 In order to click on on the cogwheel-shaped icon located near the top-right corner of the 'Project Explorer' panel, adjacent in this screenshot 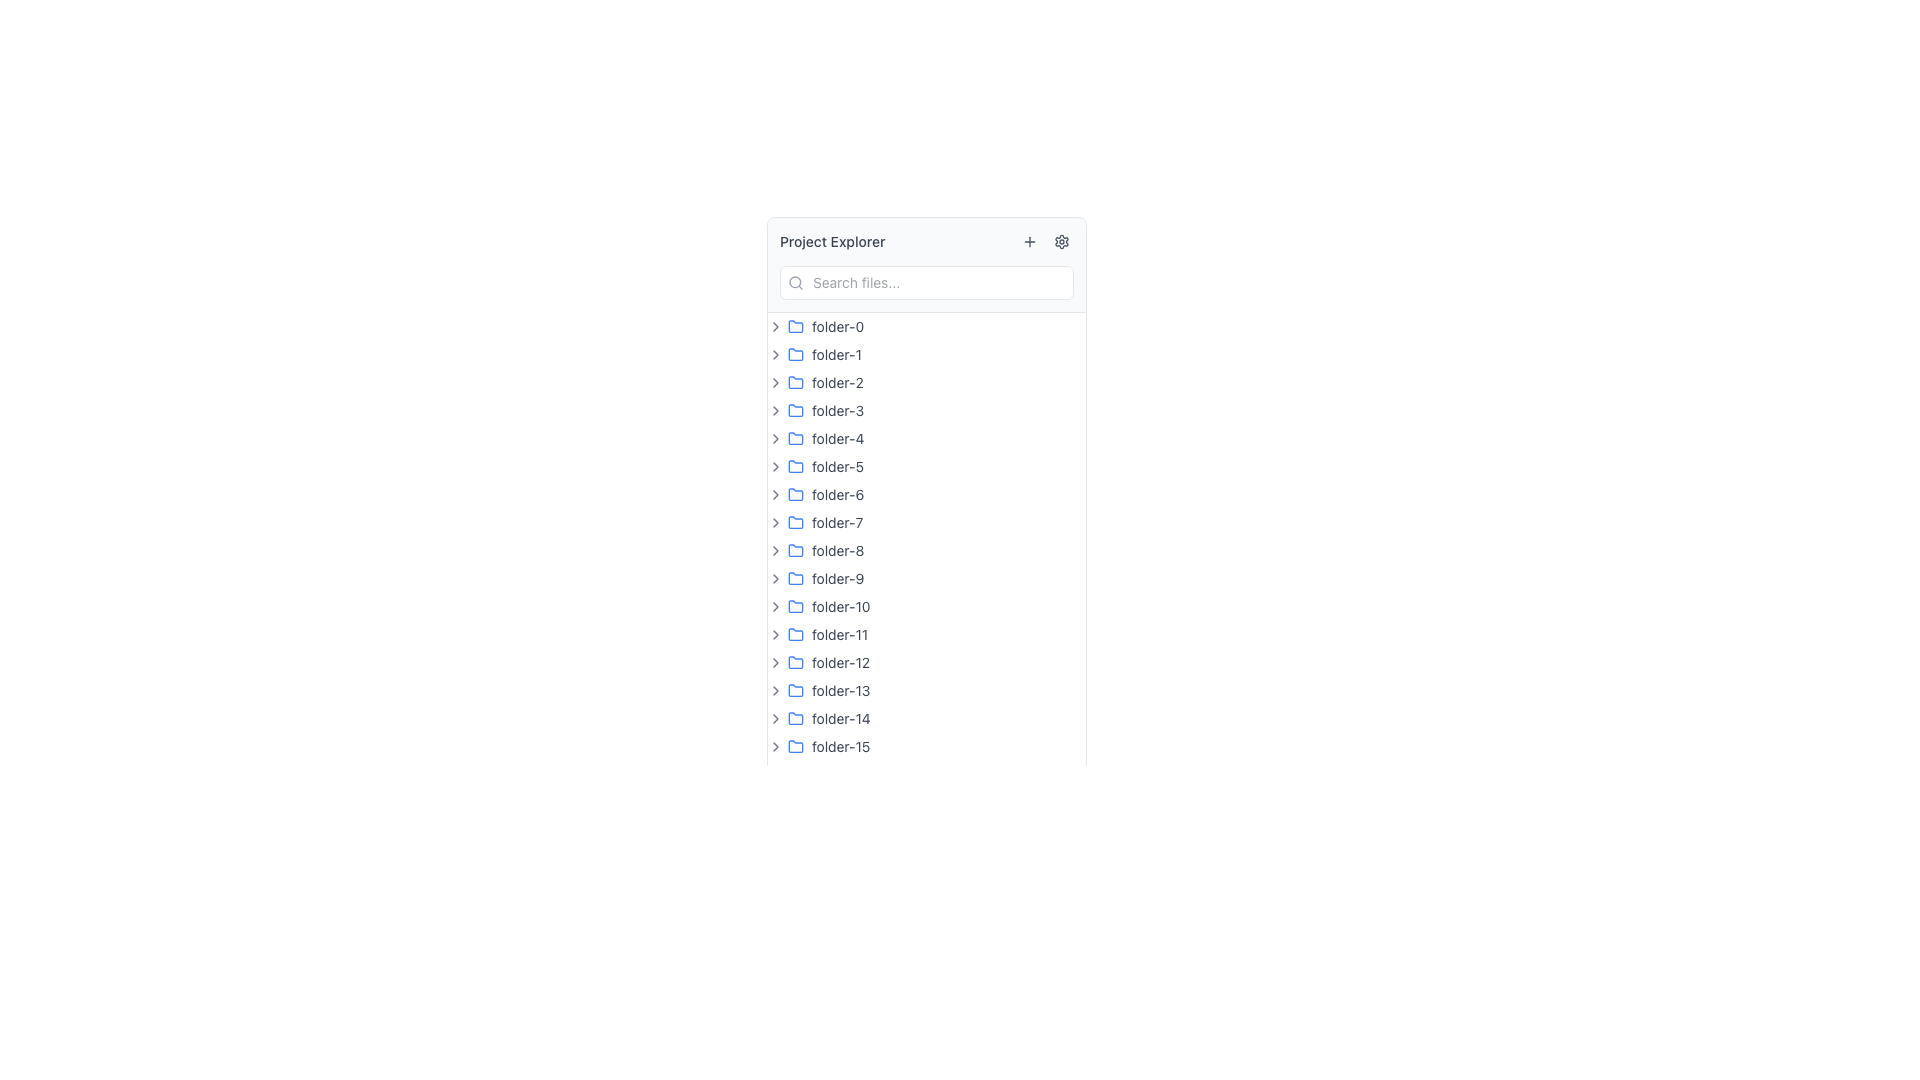, I will do `click(1060, 241)`.